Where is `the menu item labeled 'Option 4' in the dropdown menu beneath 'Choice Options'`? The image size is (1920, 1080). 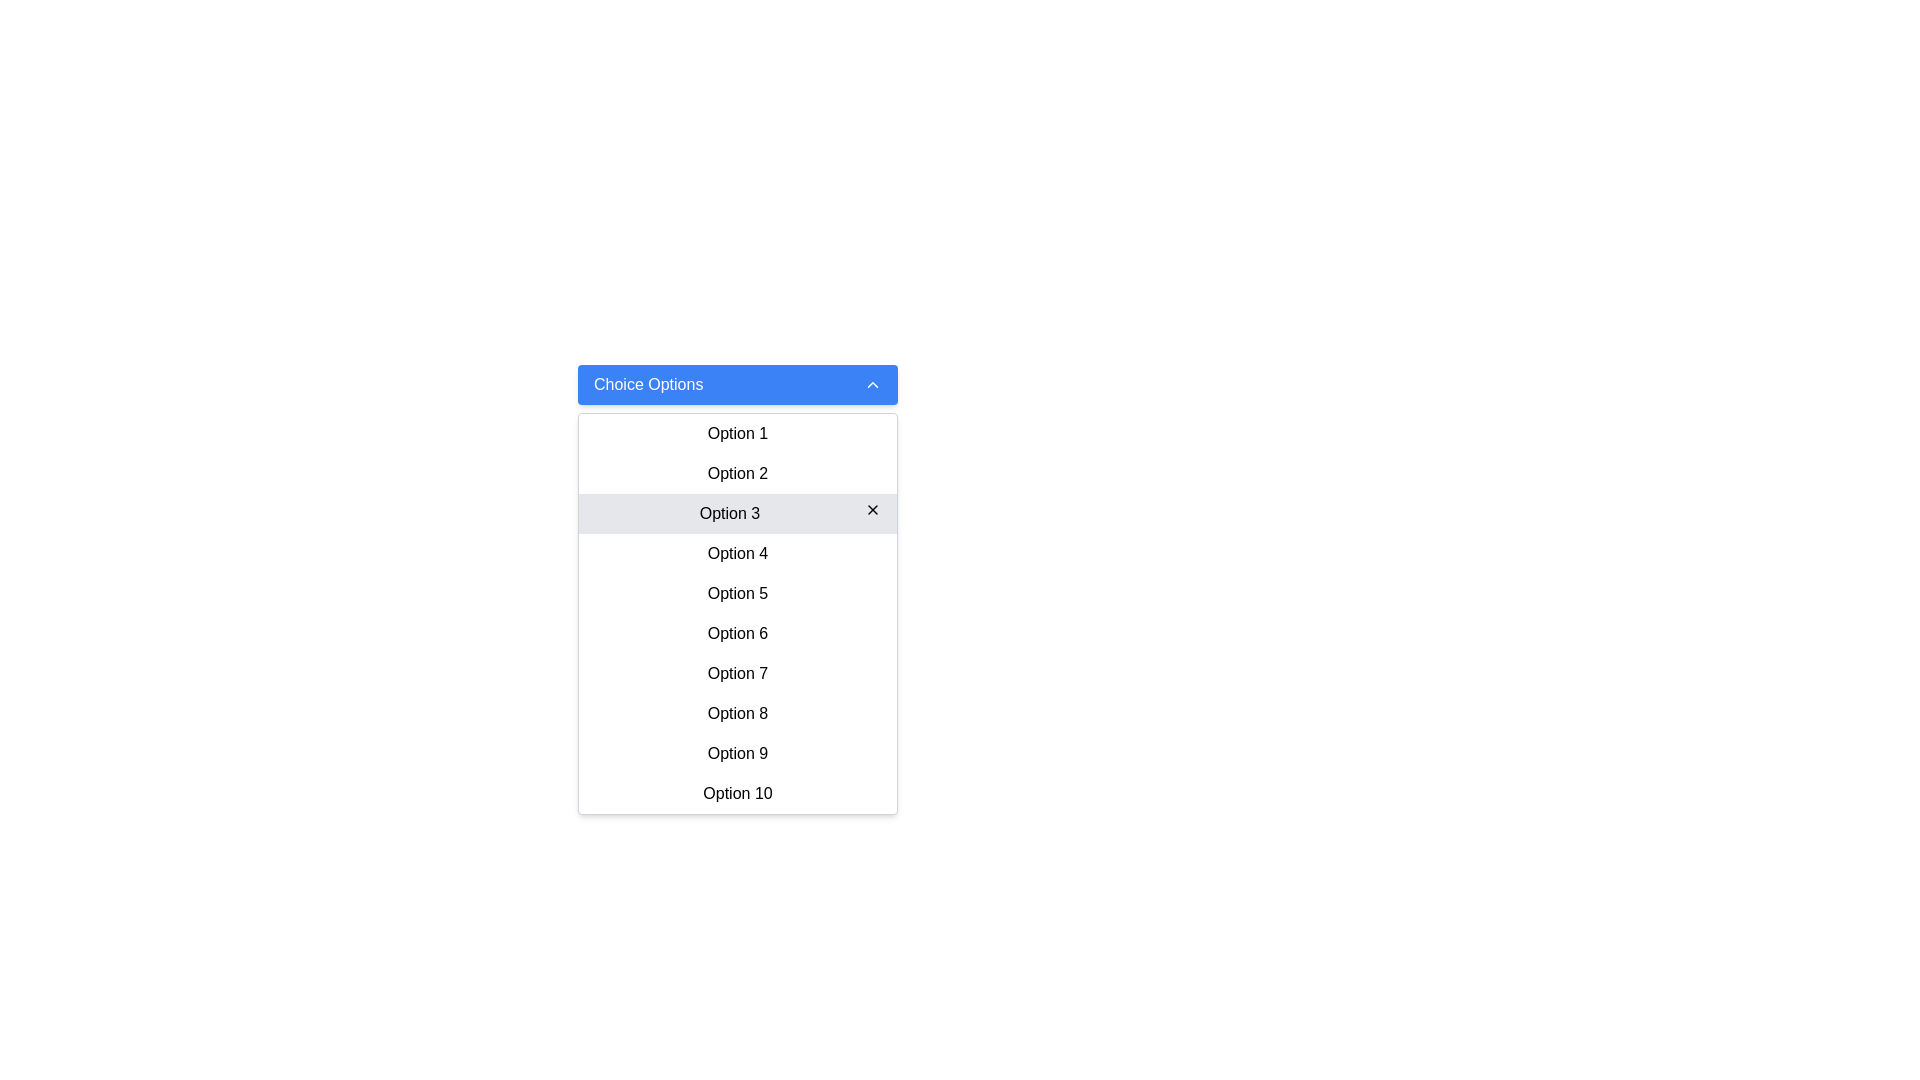 the menu item labeled 'Option 4' in the dropdown menu beneath 'Choice Options' is located at coordinates (737, 554).